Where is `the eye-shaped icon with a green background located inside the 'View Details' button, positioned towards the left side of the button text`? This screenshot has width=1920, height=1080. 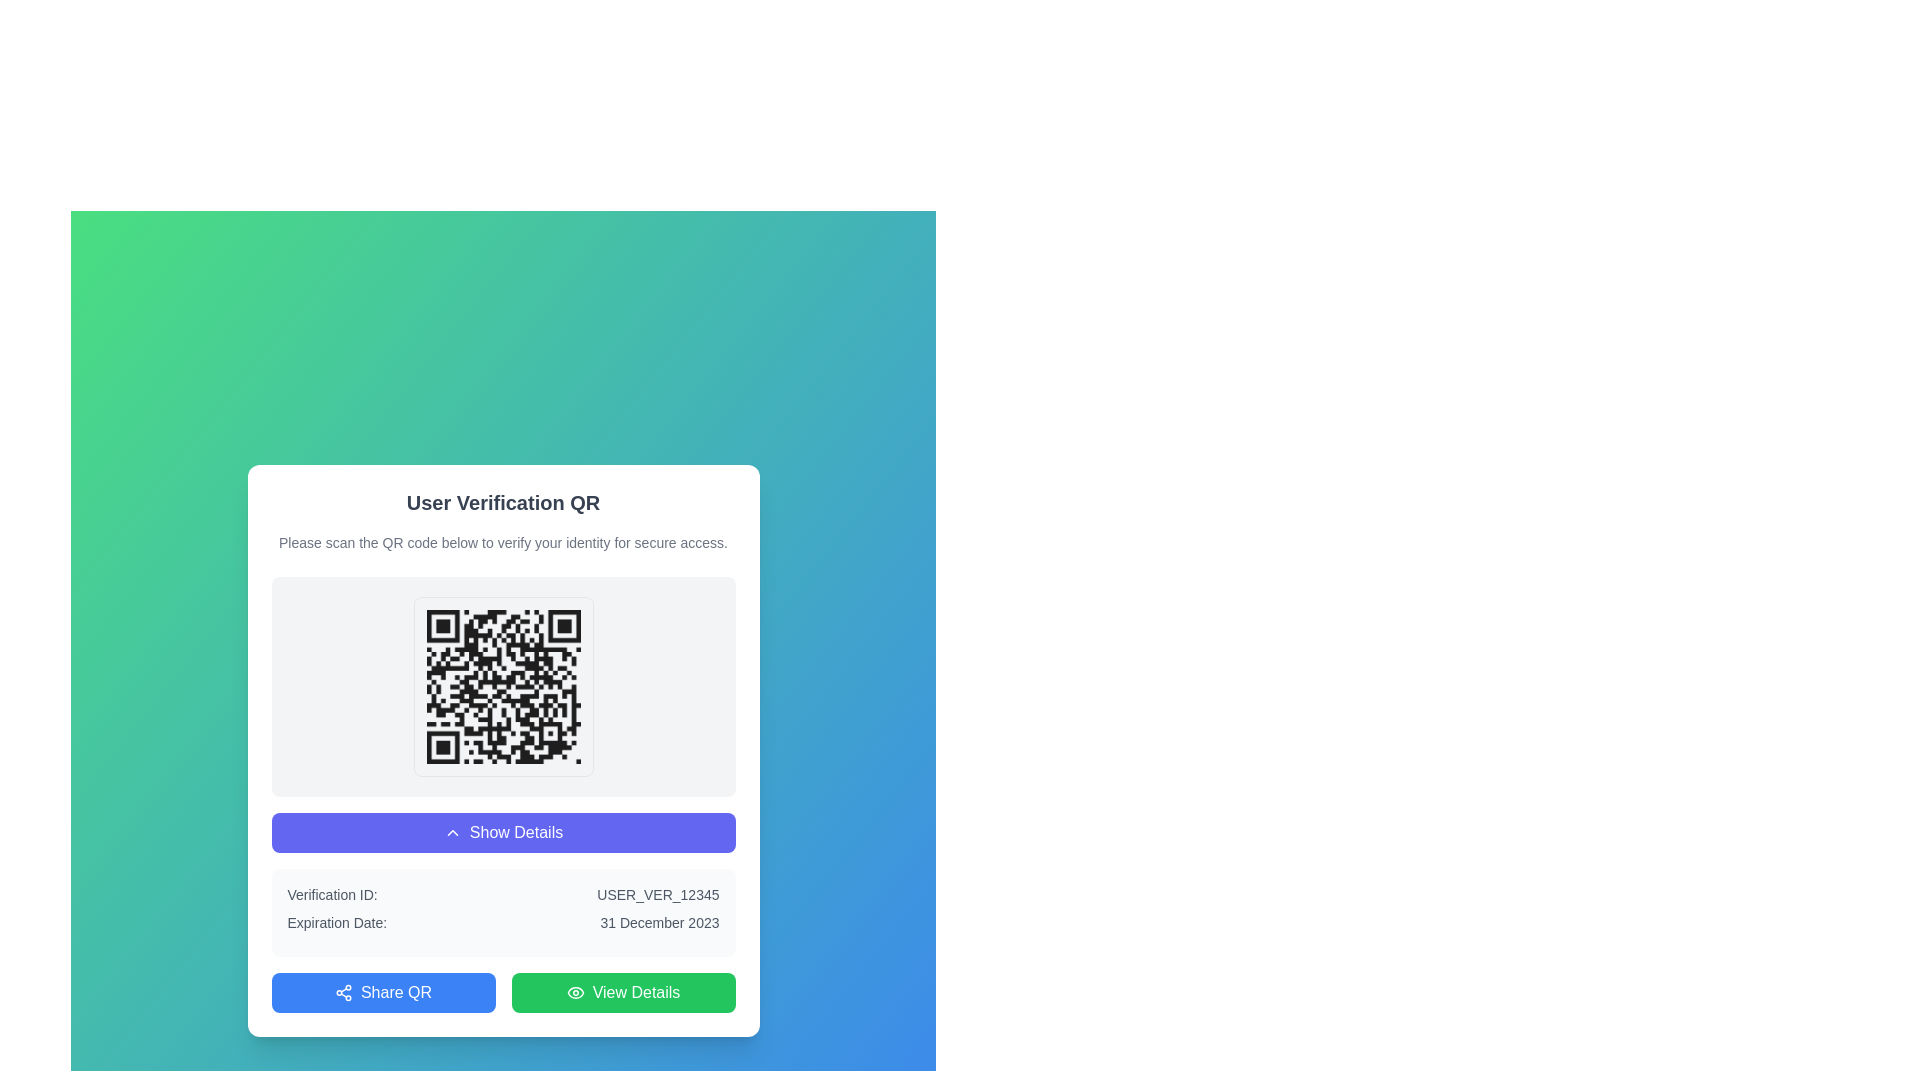
the eye-shaped icon with a green background located inside the 'View Details' button, positioned towards the left side of the button text is located at coordinates (574, 992).